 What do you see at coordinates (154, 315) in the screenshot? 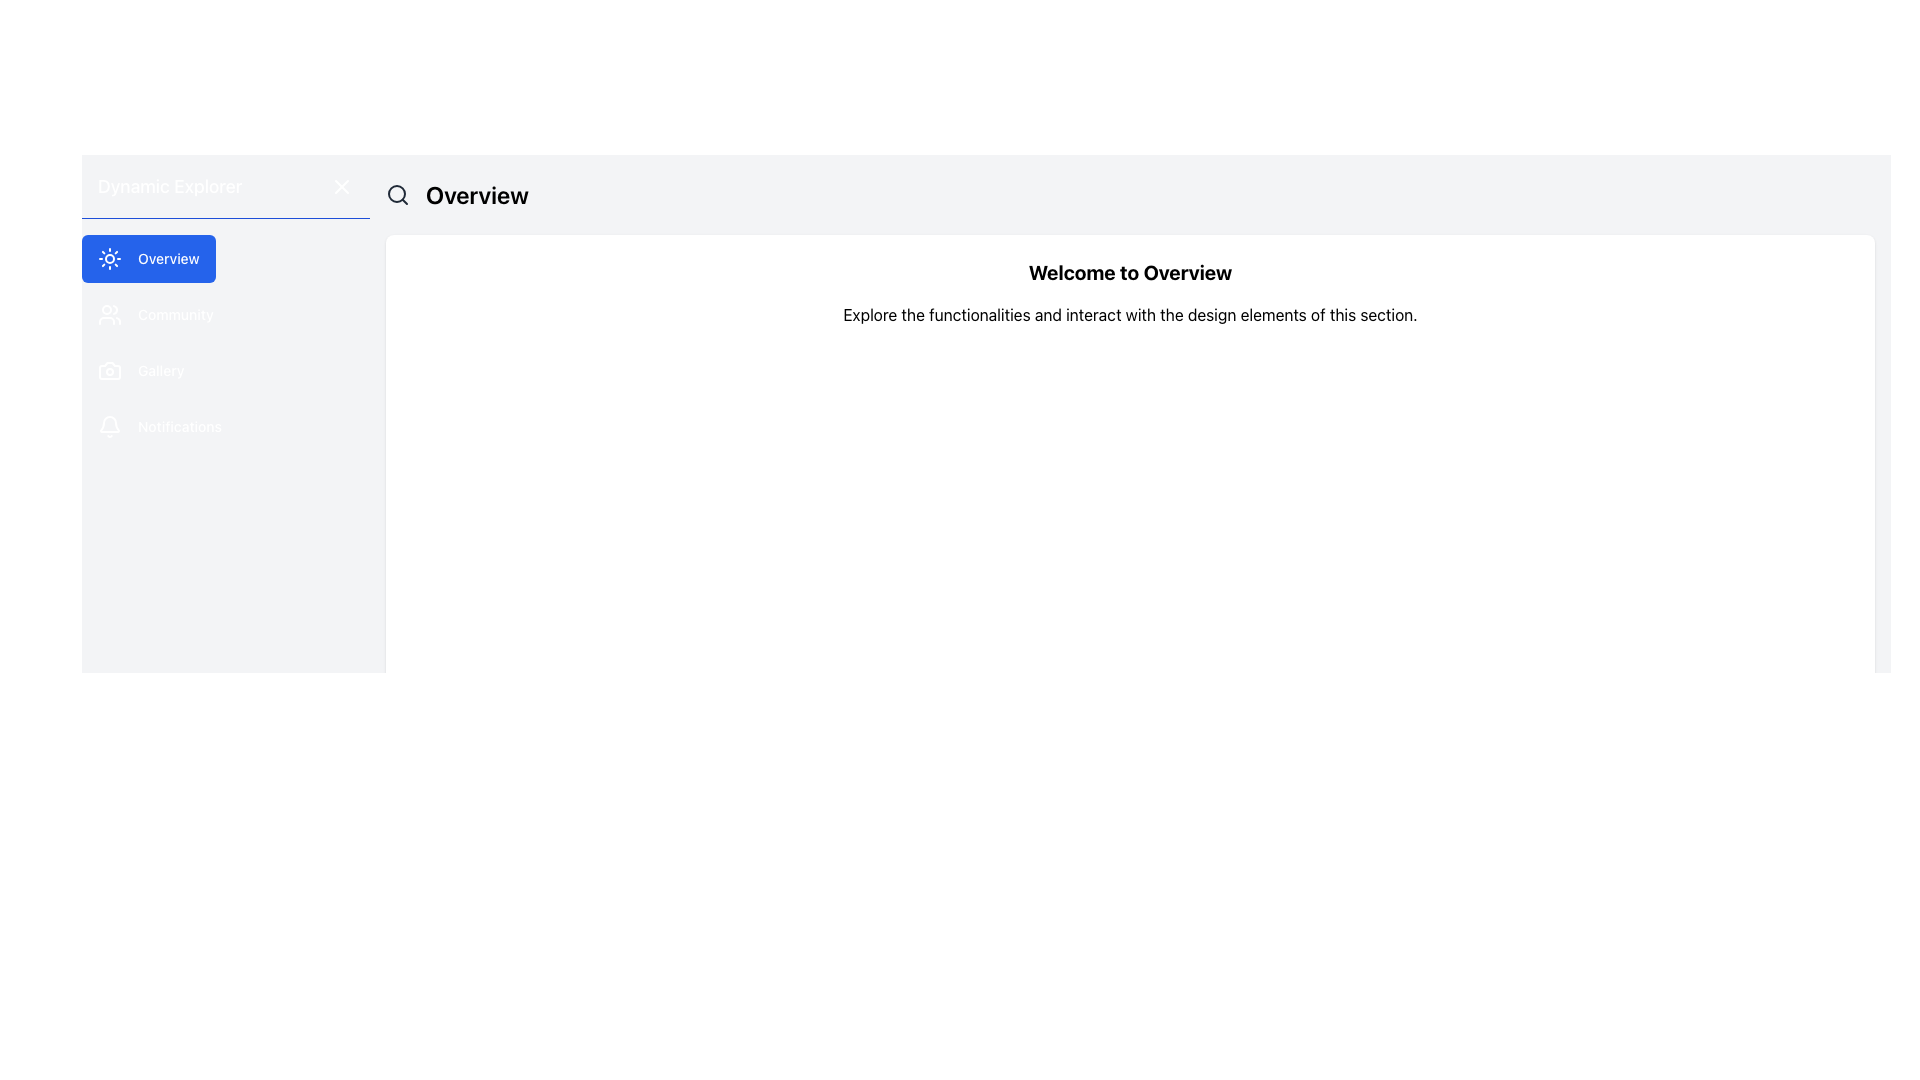
I see `the 'Community' button located in the sidebar below the 'Overview' option and above the 'Gallery' option` at bounding box center [154, 315].